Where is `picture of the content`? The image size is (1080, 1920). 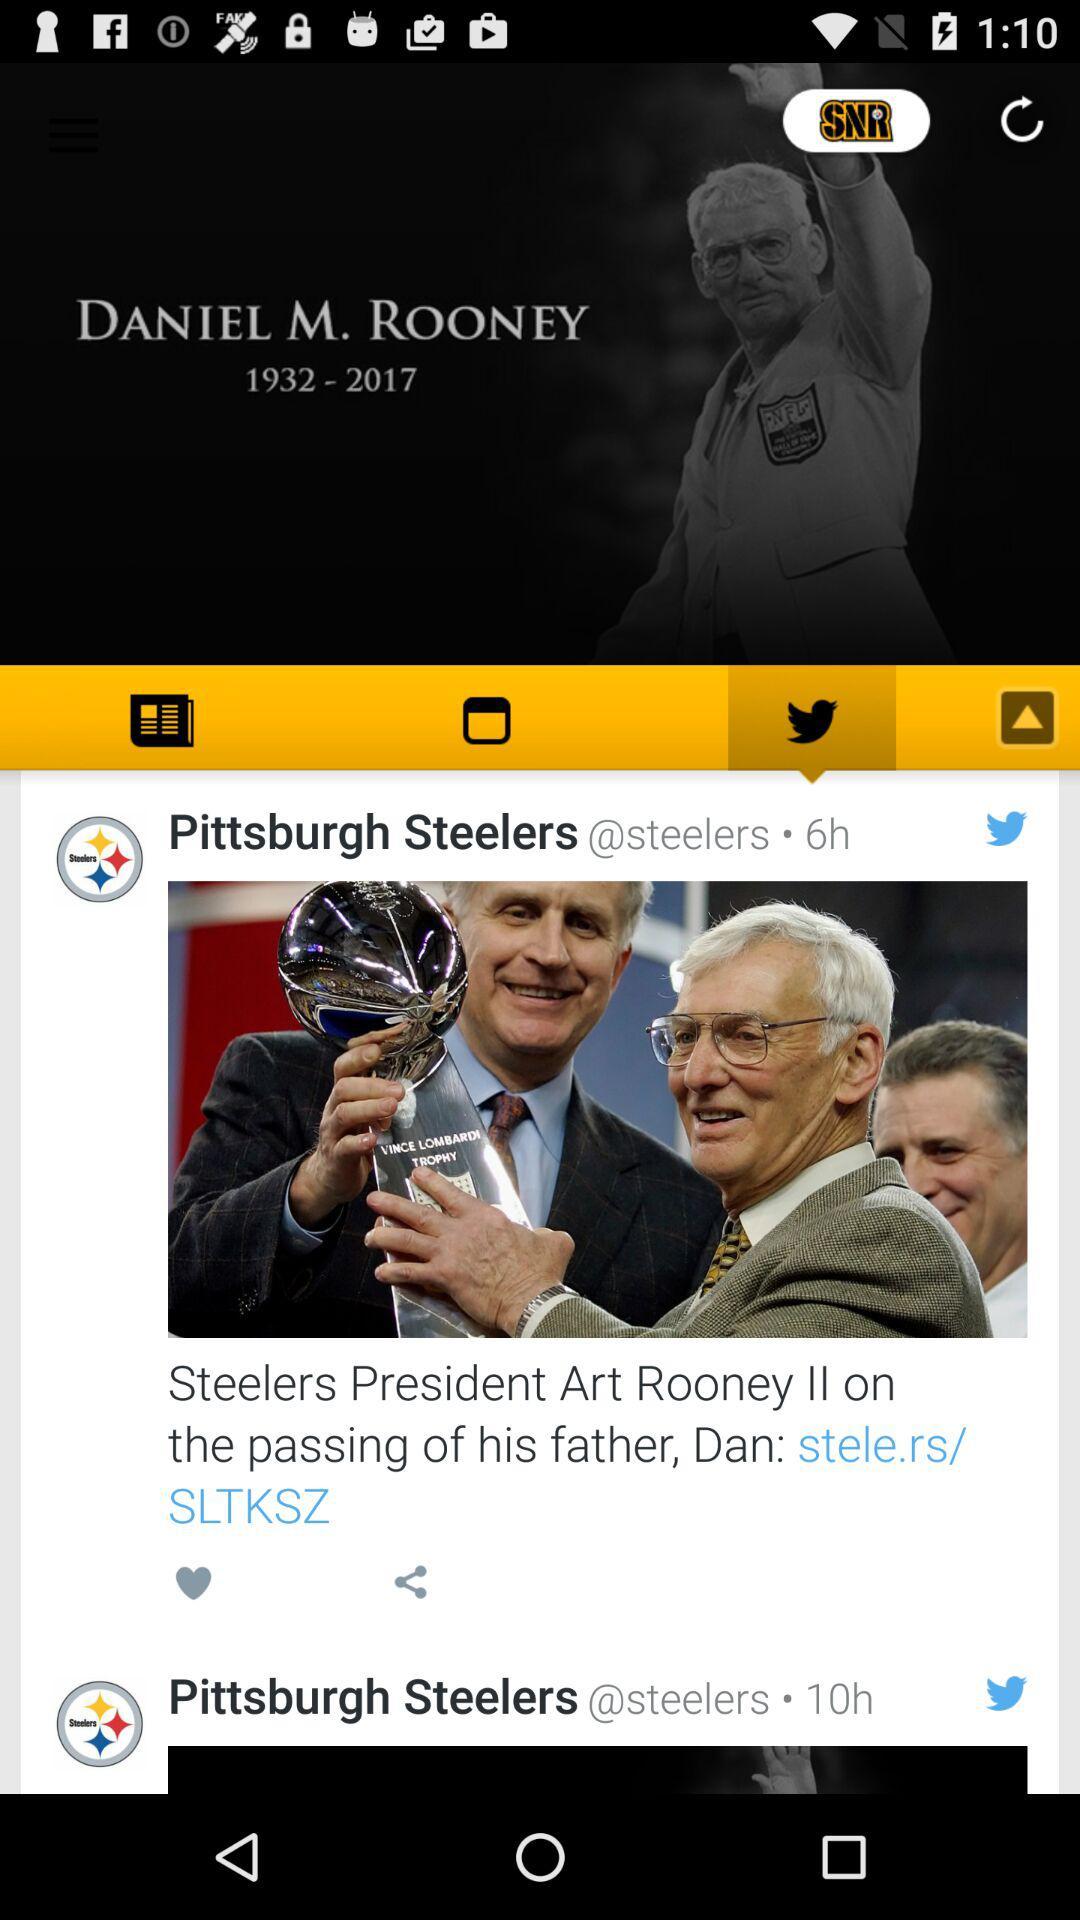 picture of the content is located at coordinates (596, 1108).